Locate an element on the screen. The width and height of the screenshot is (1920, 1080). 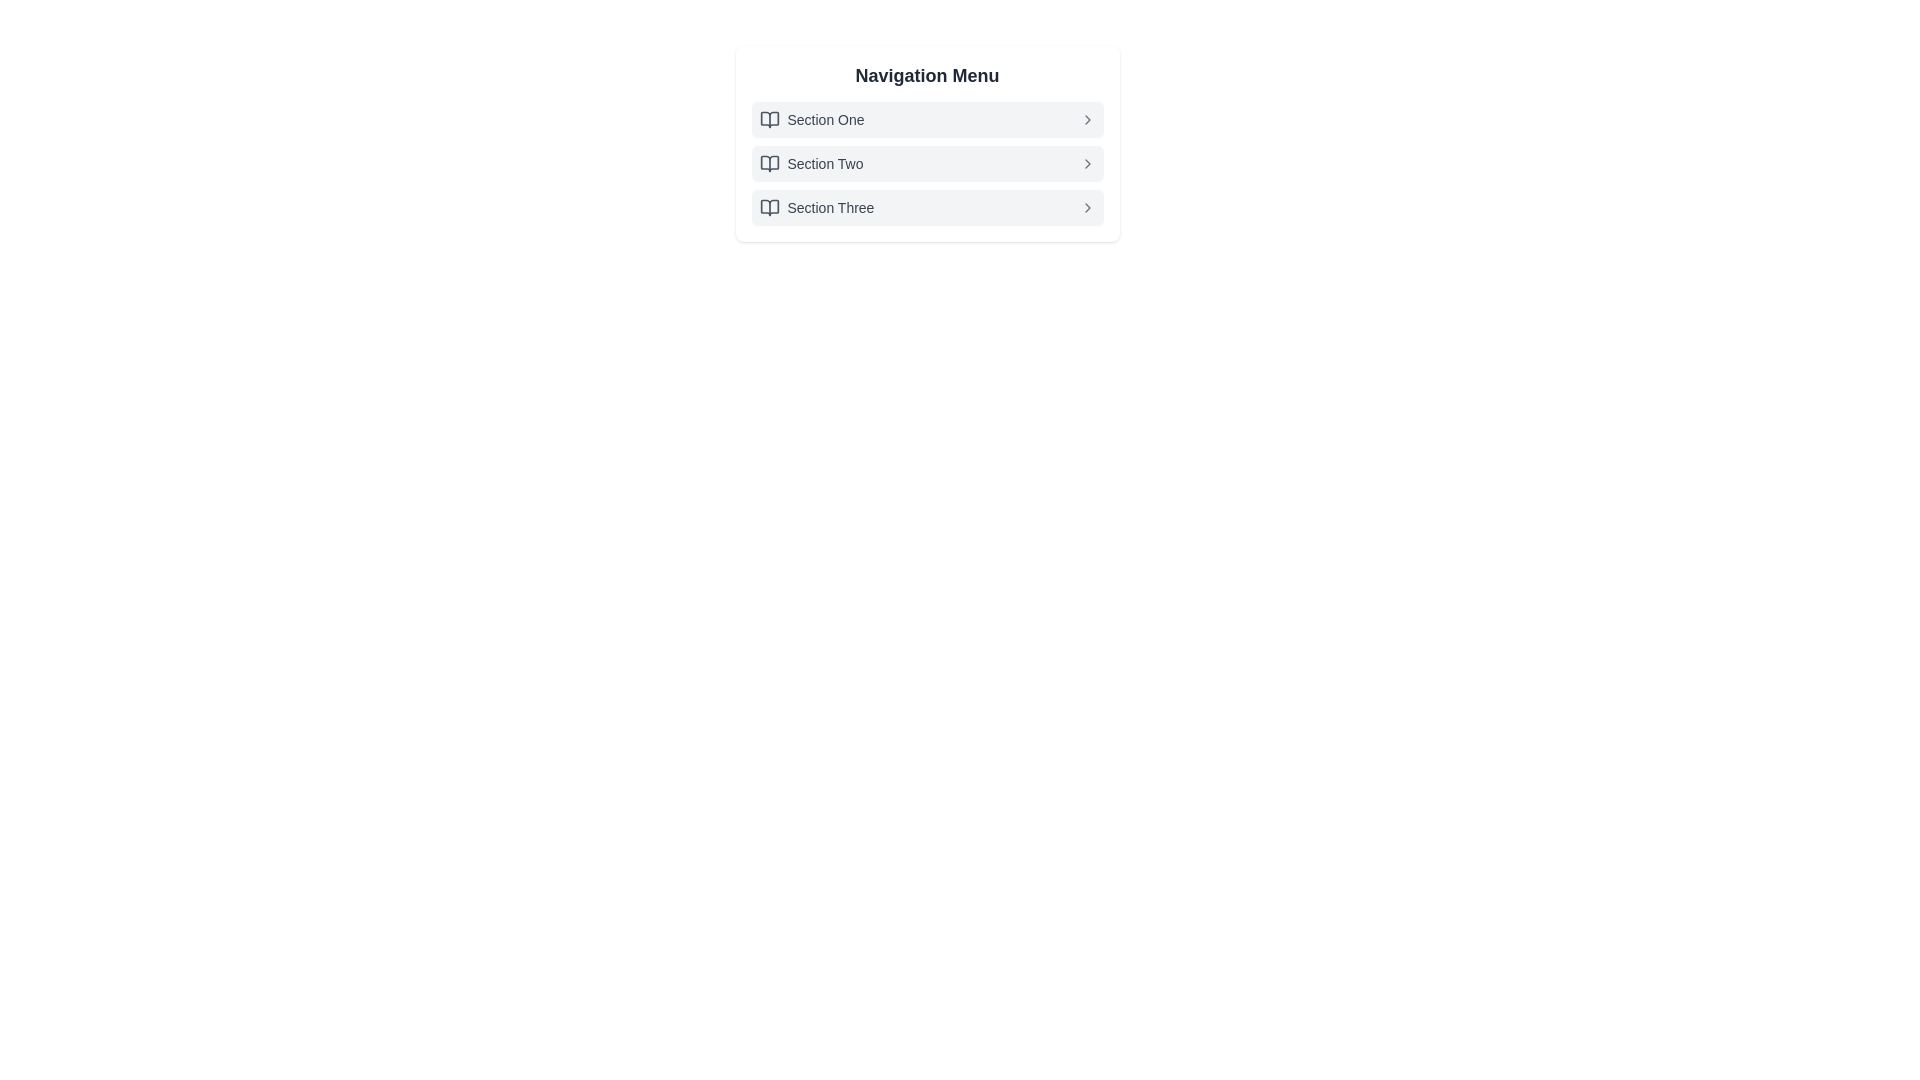
the small right-facing chevron icon in the navigation menu at the far right of 'Section One' is located at coordinates (1086, 119).